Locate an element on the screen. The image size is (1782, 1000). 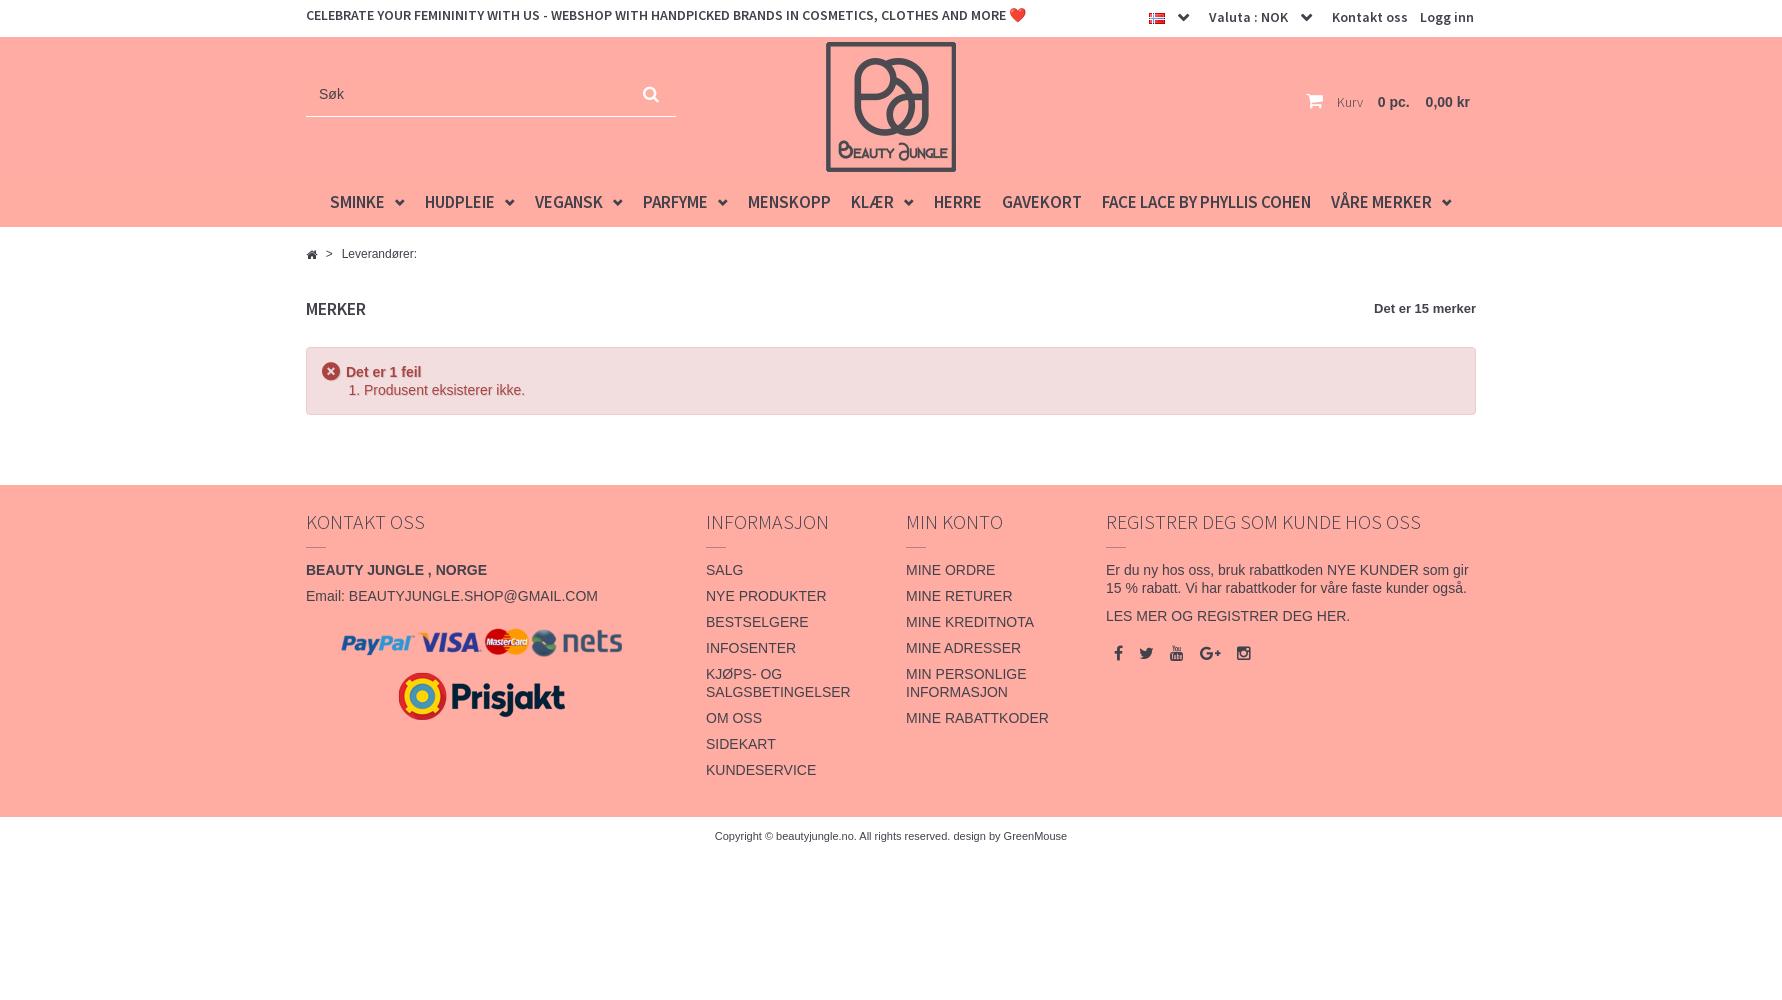
'VÅRE MERKER' is located at coordinates (1380, 201).